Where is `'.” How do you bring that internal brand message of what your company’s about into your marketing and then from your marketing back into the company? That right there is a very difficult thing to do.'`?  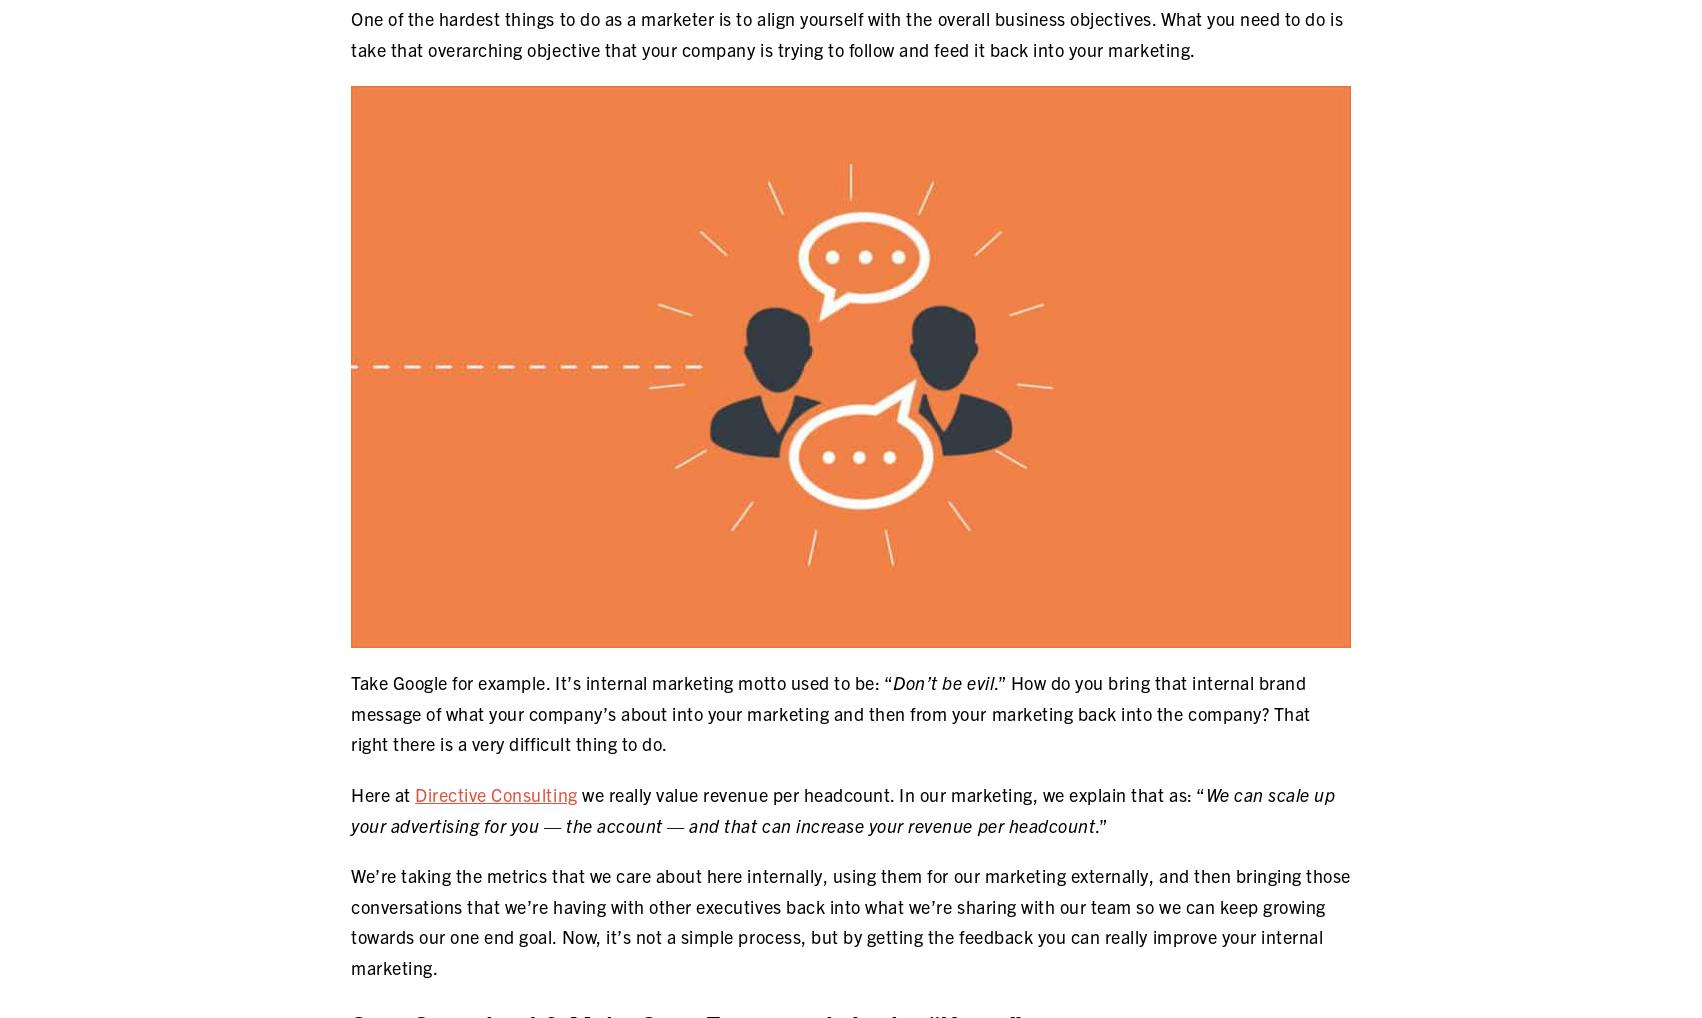 '.” How do you bring that internal brand message of what your company’s about into your marketing and then from your marketing back into the company? That right there is a very difficult thing to do.' is located at coordinates (829, 712).